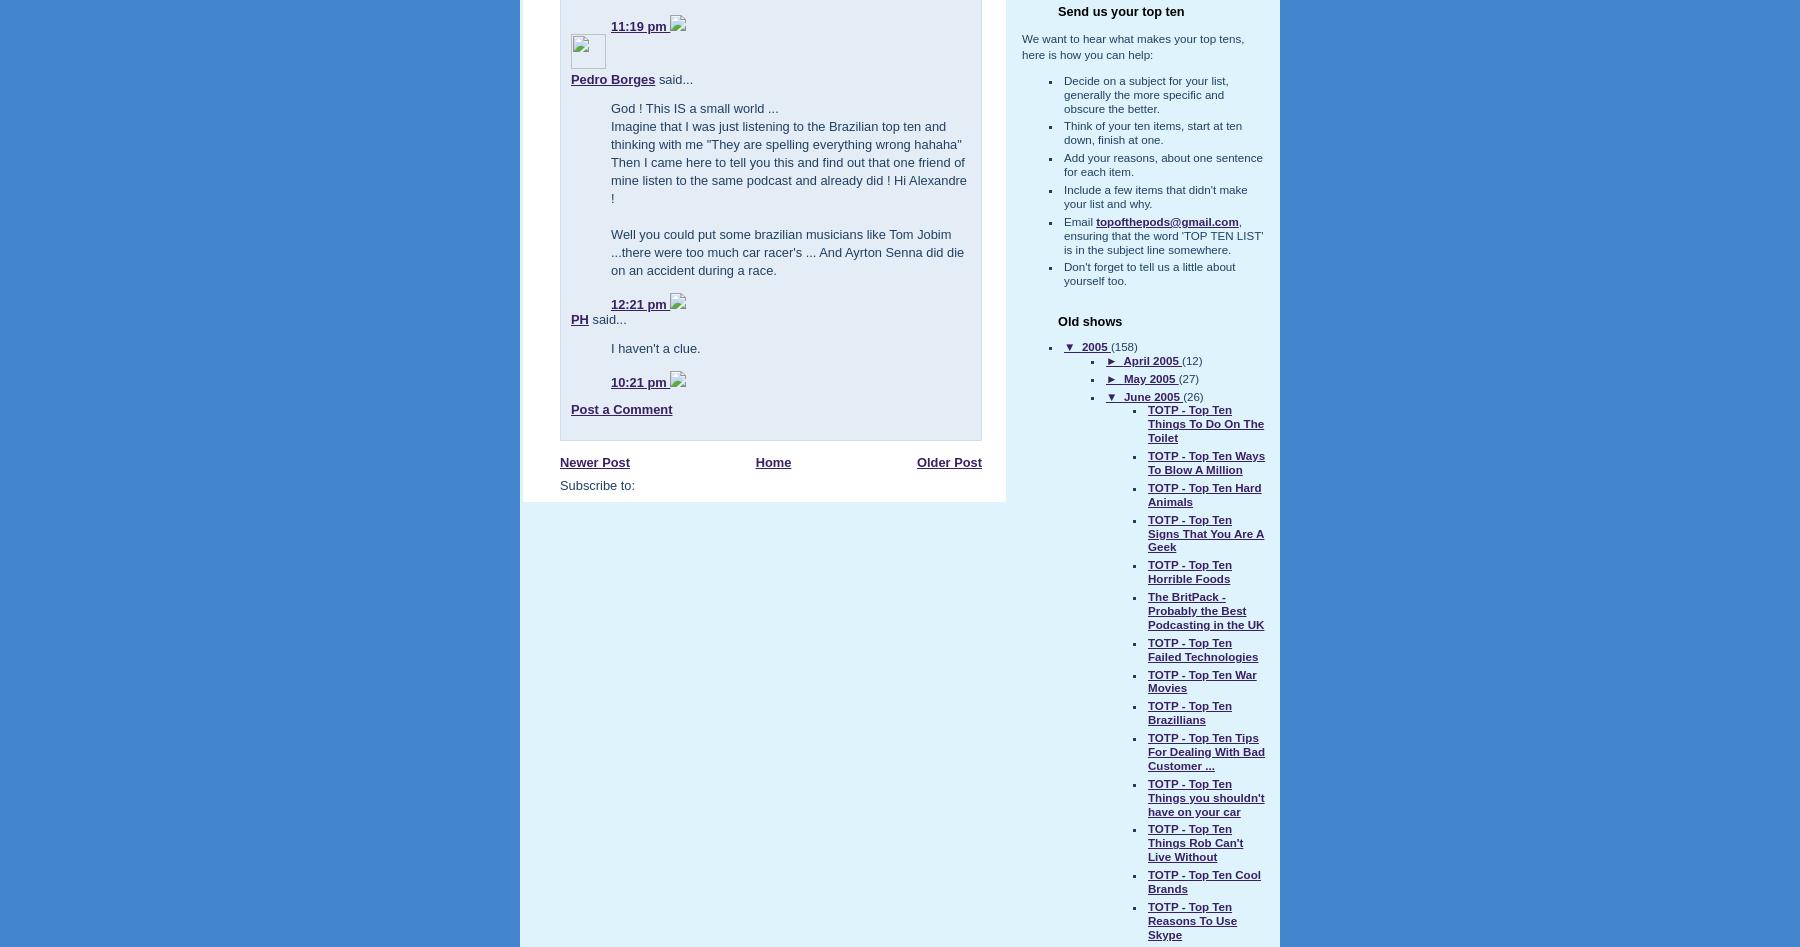  I want to click on '(27)', so click(1187, 377).